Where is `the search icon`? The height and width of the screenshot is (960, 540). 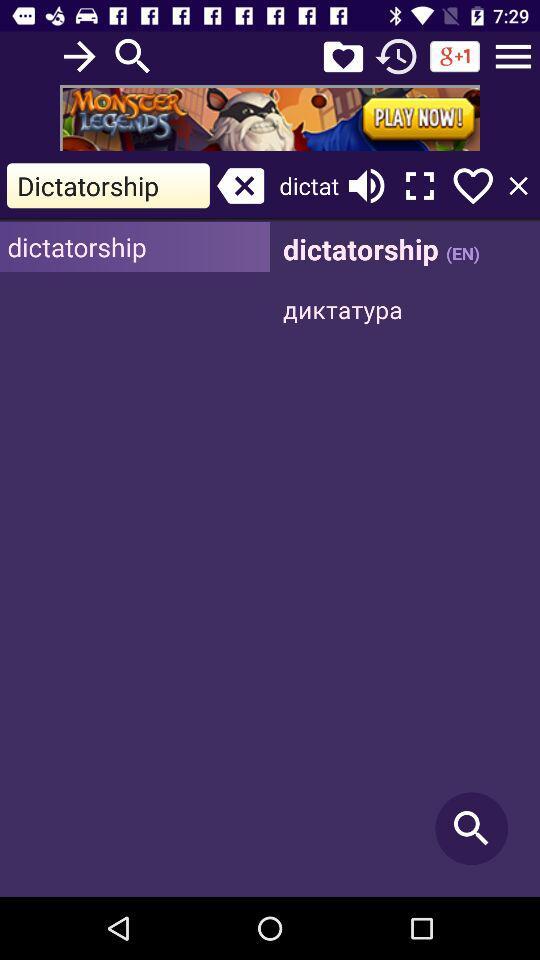
the search icon is located at coordinates (133, 55).